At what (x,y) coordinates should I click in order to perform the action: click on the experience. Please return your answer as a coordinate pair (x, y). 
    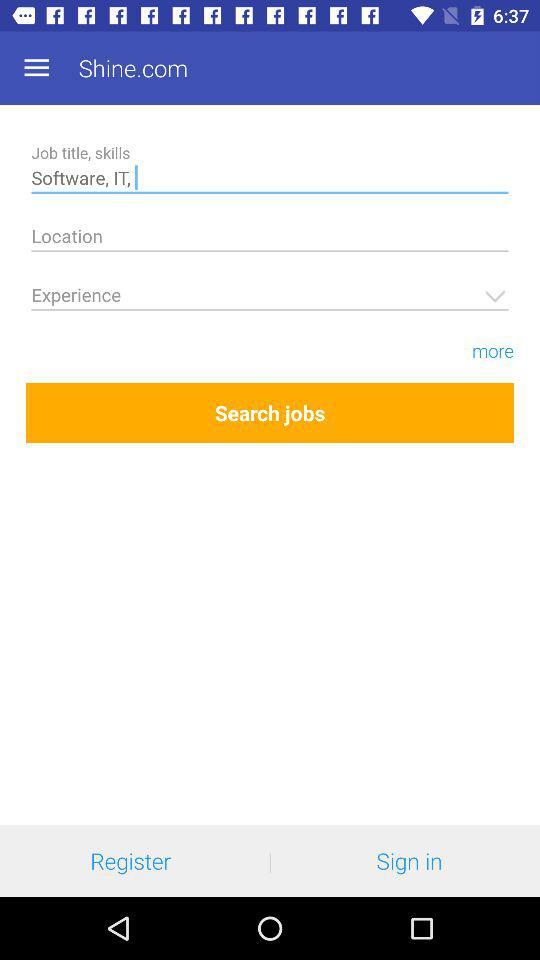
    Looking at the image, I should click on (270, 297).